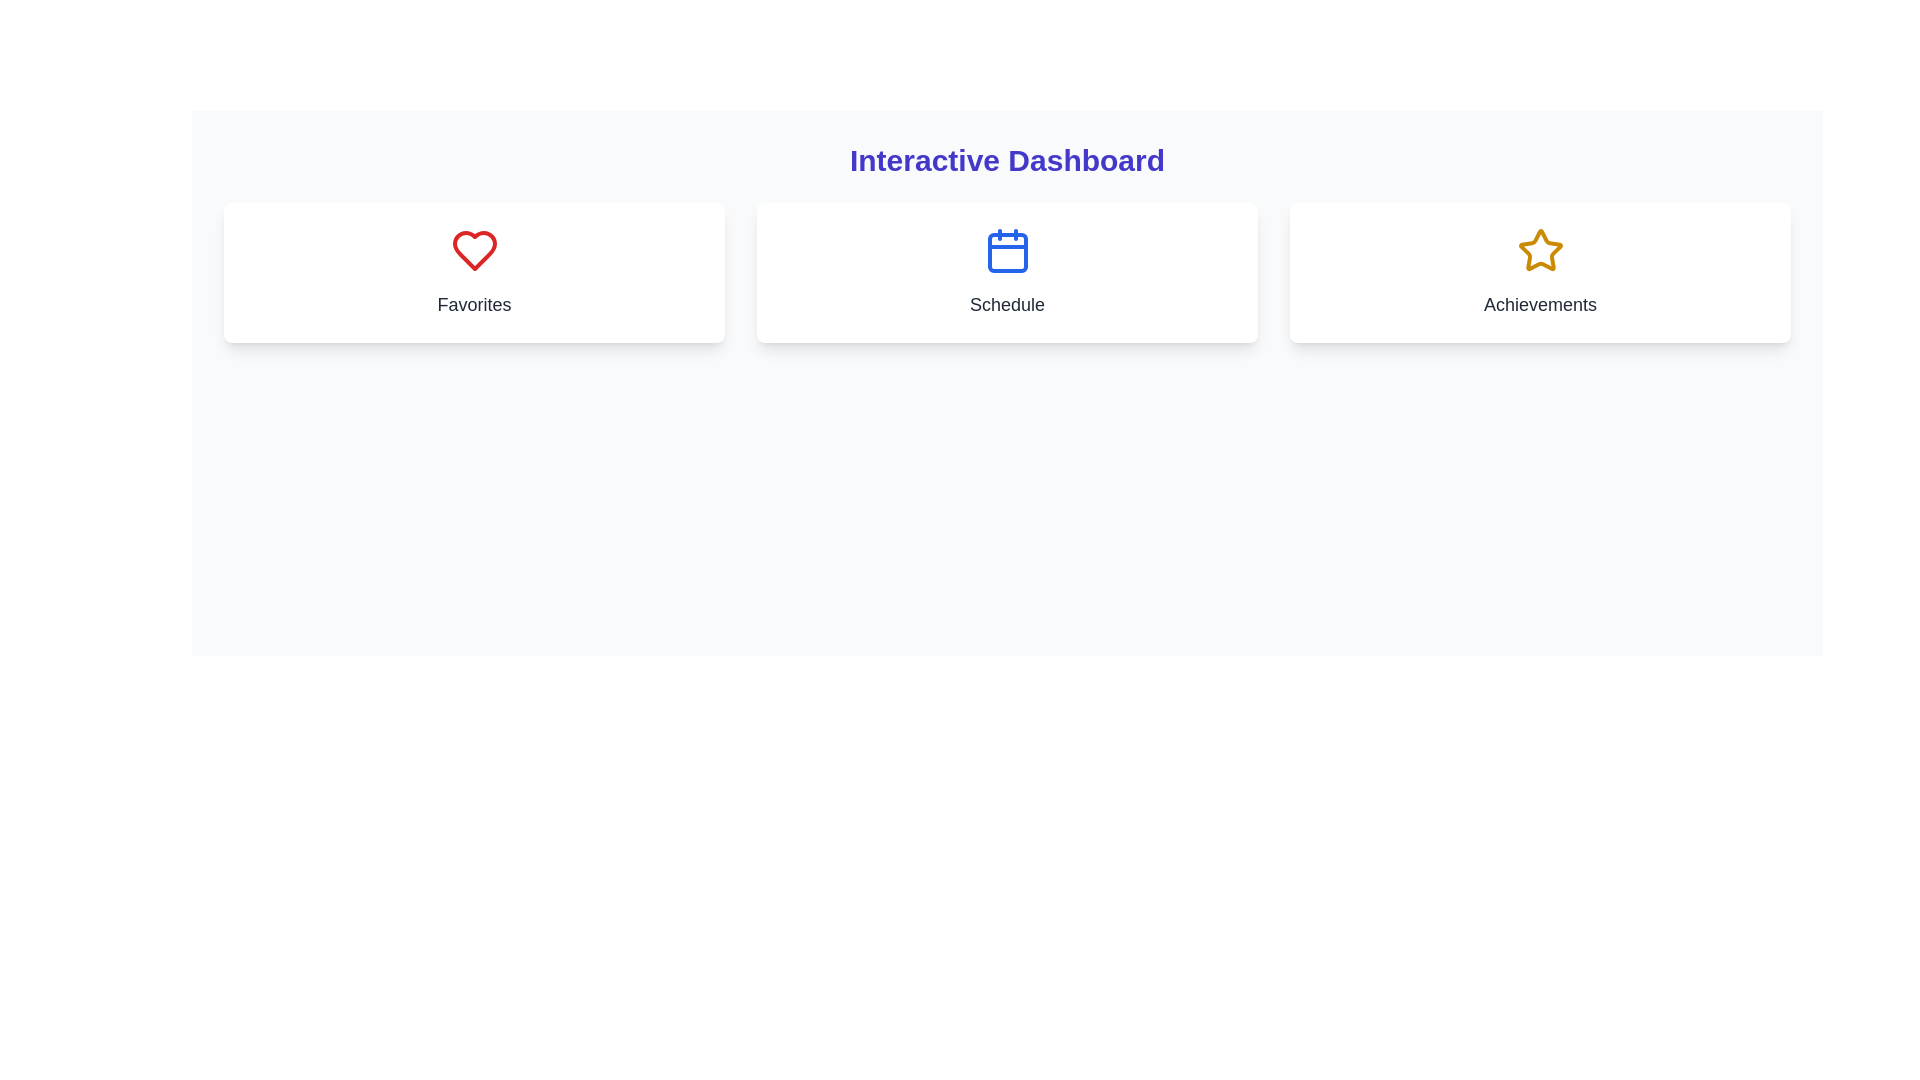  I want to click on the second clickable card in the horizontally aligned set, positioned centrally between the 'Favorites' and 'Achievements' cards, located beneath the title 'Interactive Dashboard', so click(1007, 273).